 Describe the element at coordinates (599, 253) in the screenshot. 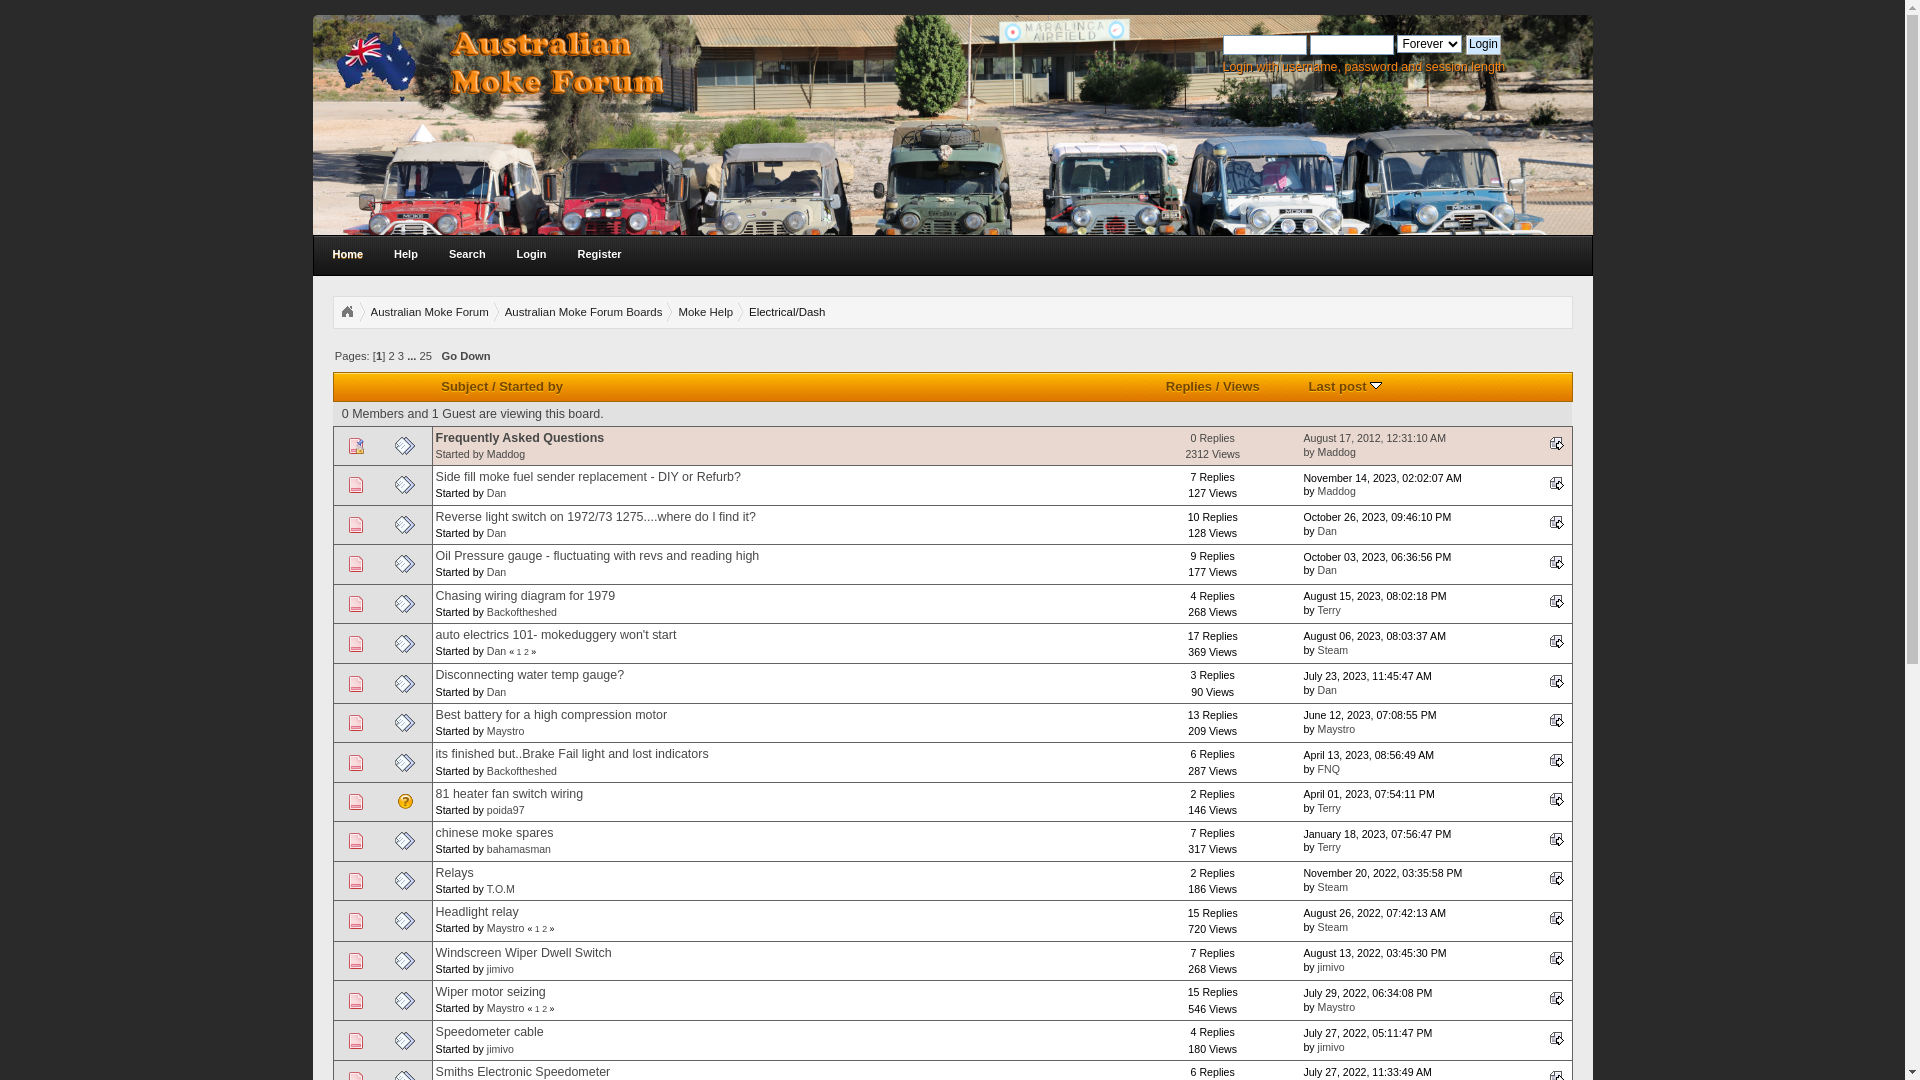

I see `'Register'` at that location.